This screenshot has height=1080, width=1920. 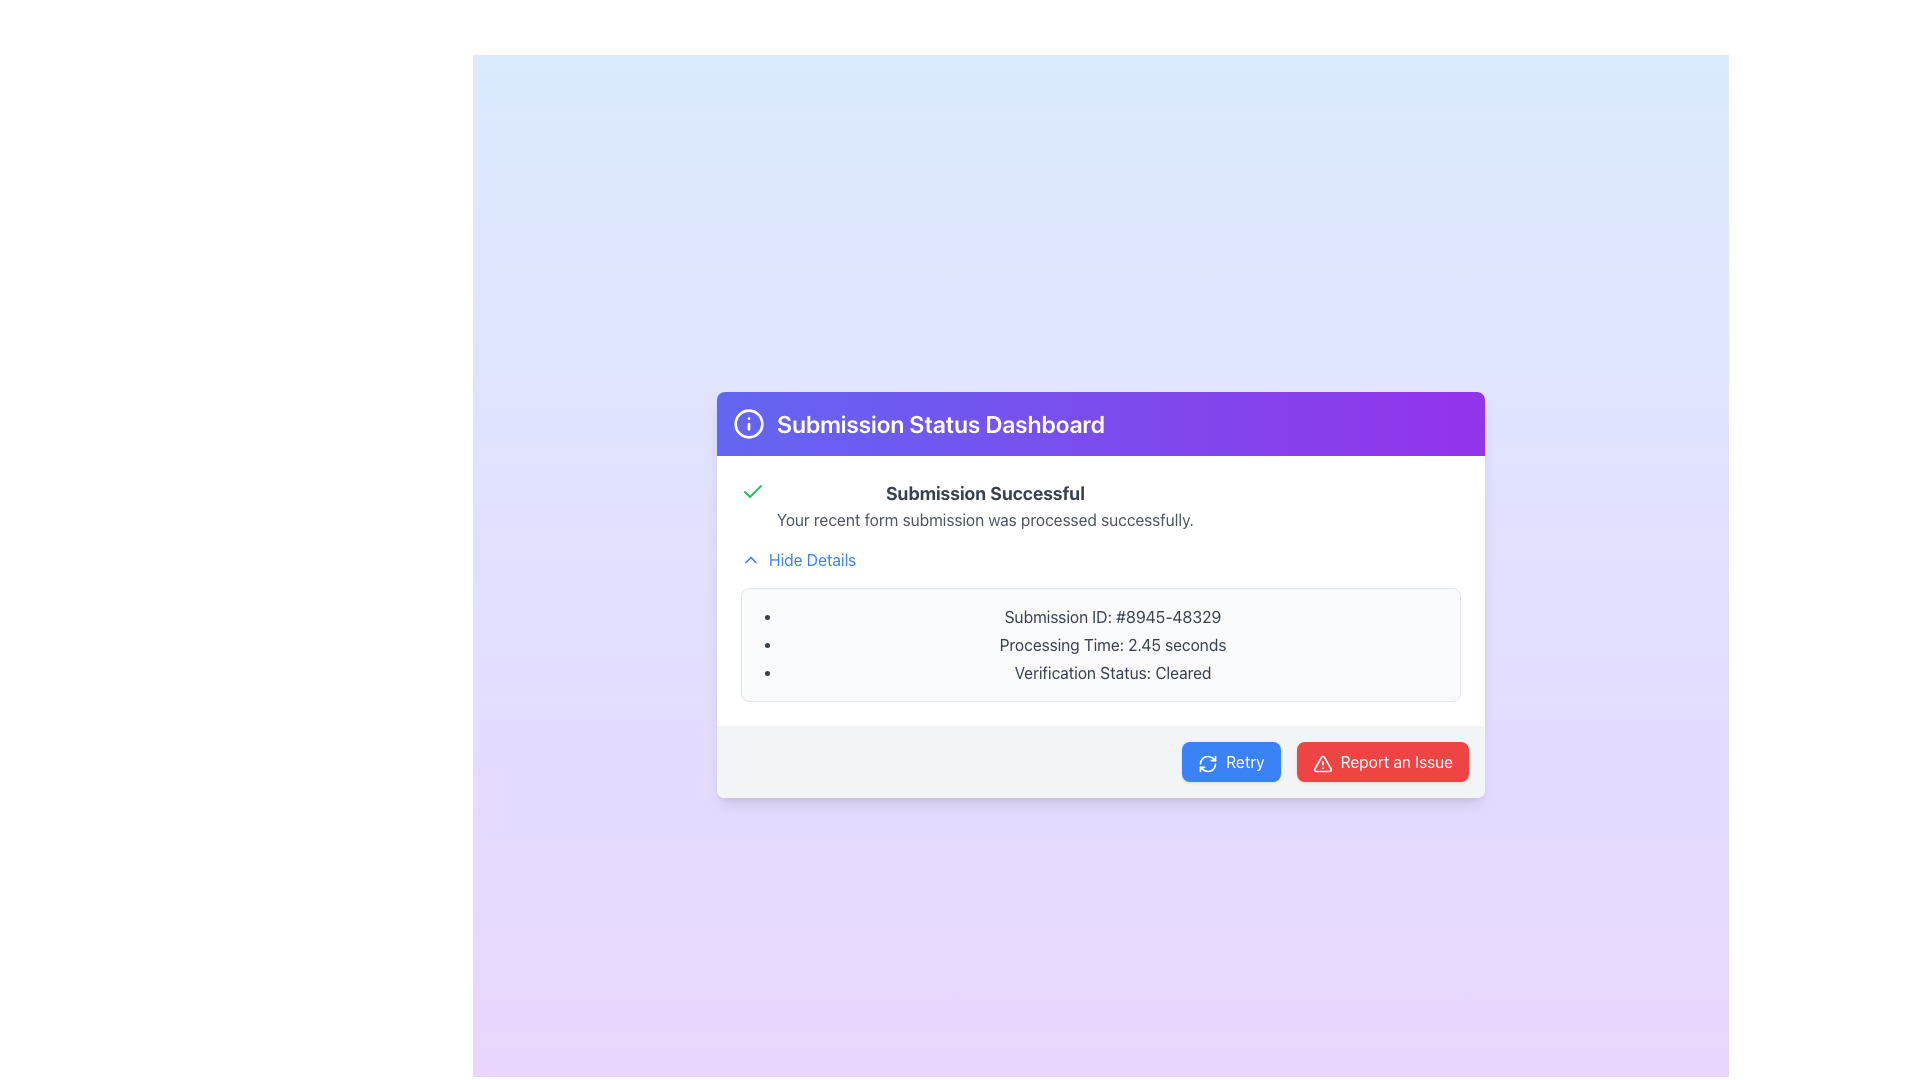 I want to click on notification message confirming the successful submission of the form, which is located in the 'Submission Status Dashboard' above the 'Hide Details' link, so click(x=1099, y=504).